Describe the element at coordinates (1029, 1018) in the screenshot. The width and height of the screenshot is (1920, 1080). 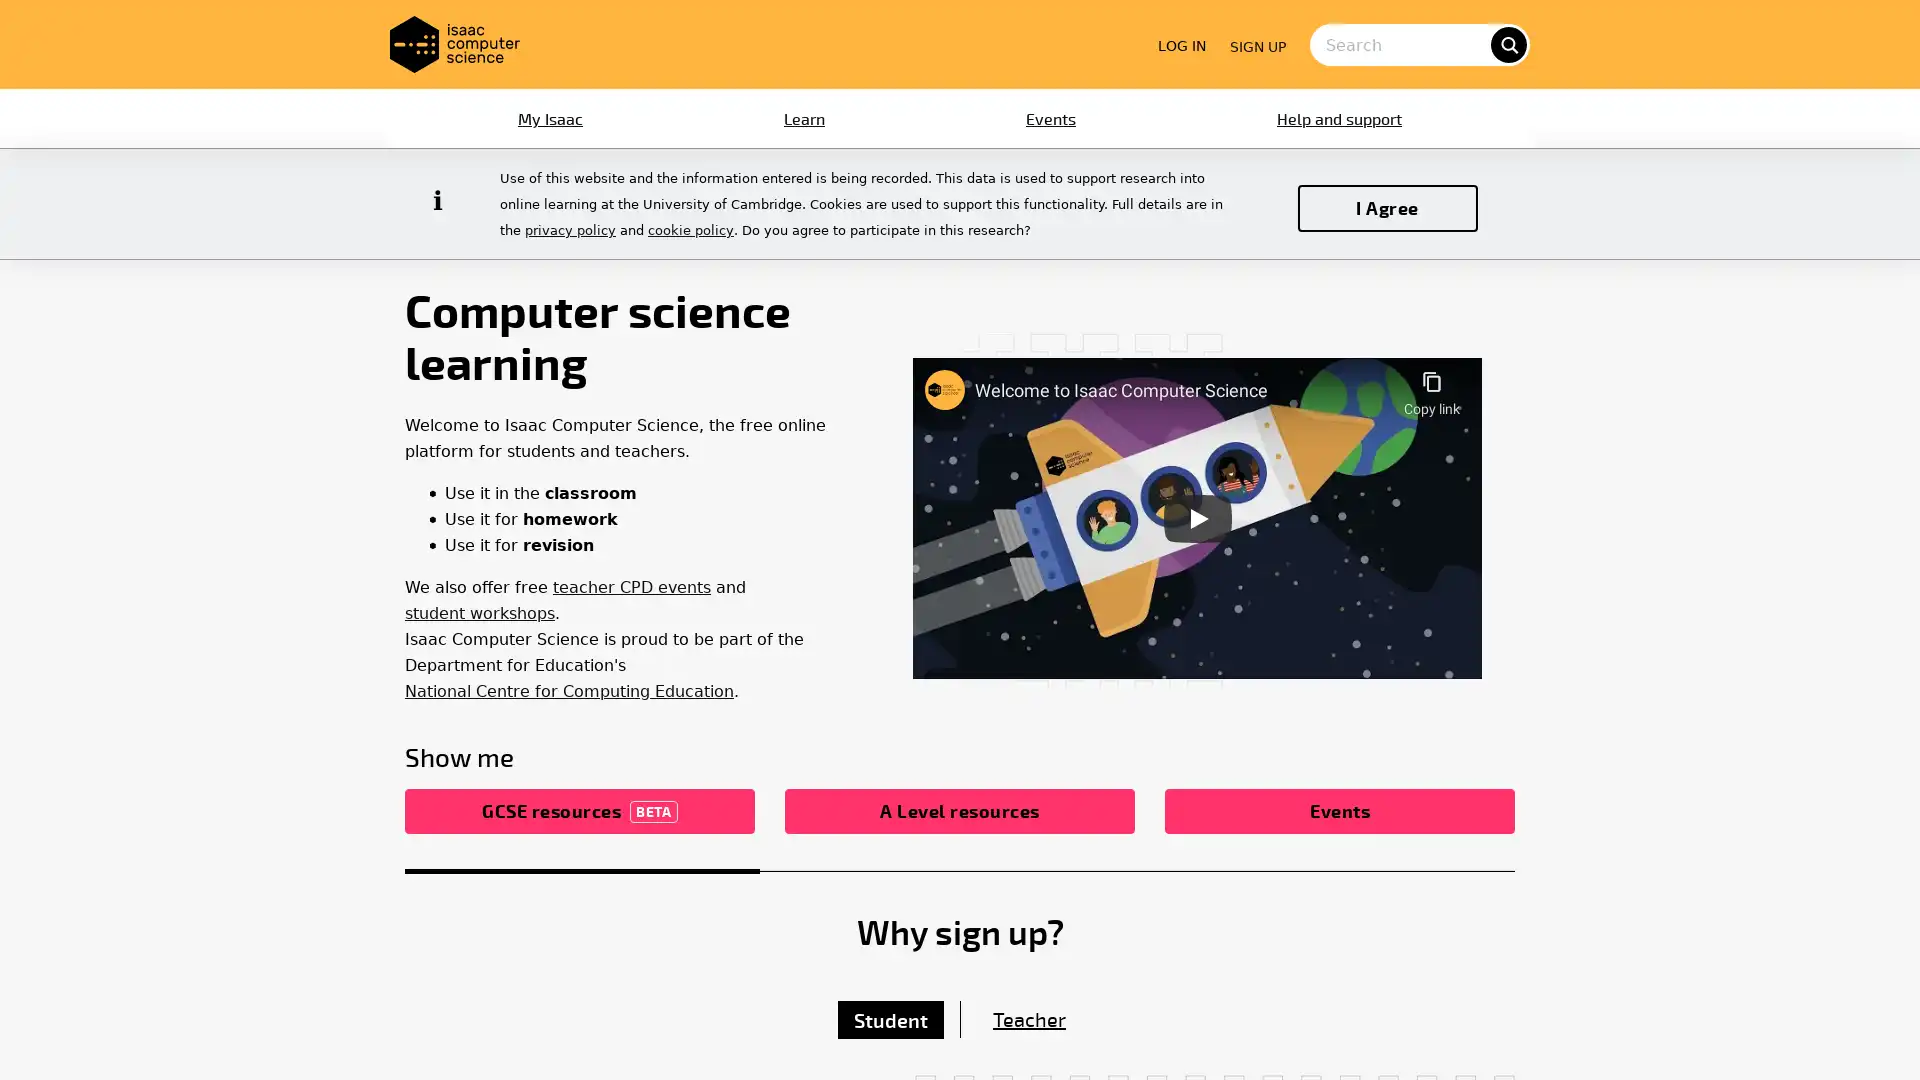
I see `Teacher` at that location.